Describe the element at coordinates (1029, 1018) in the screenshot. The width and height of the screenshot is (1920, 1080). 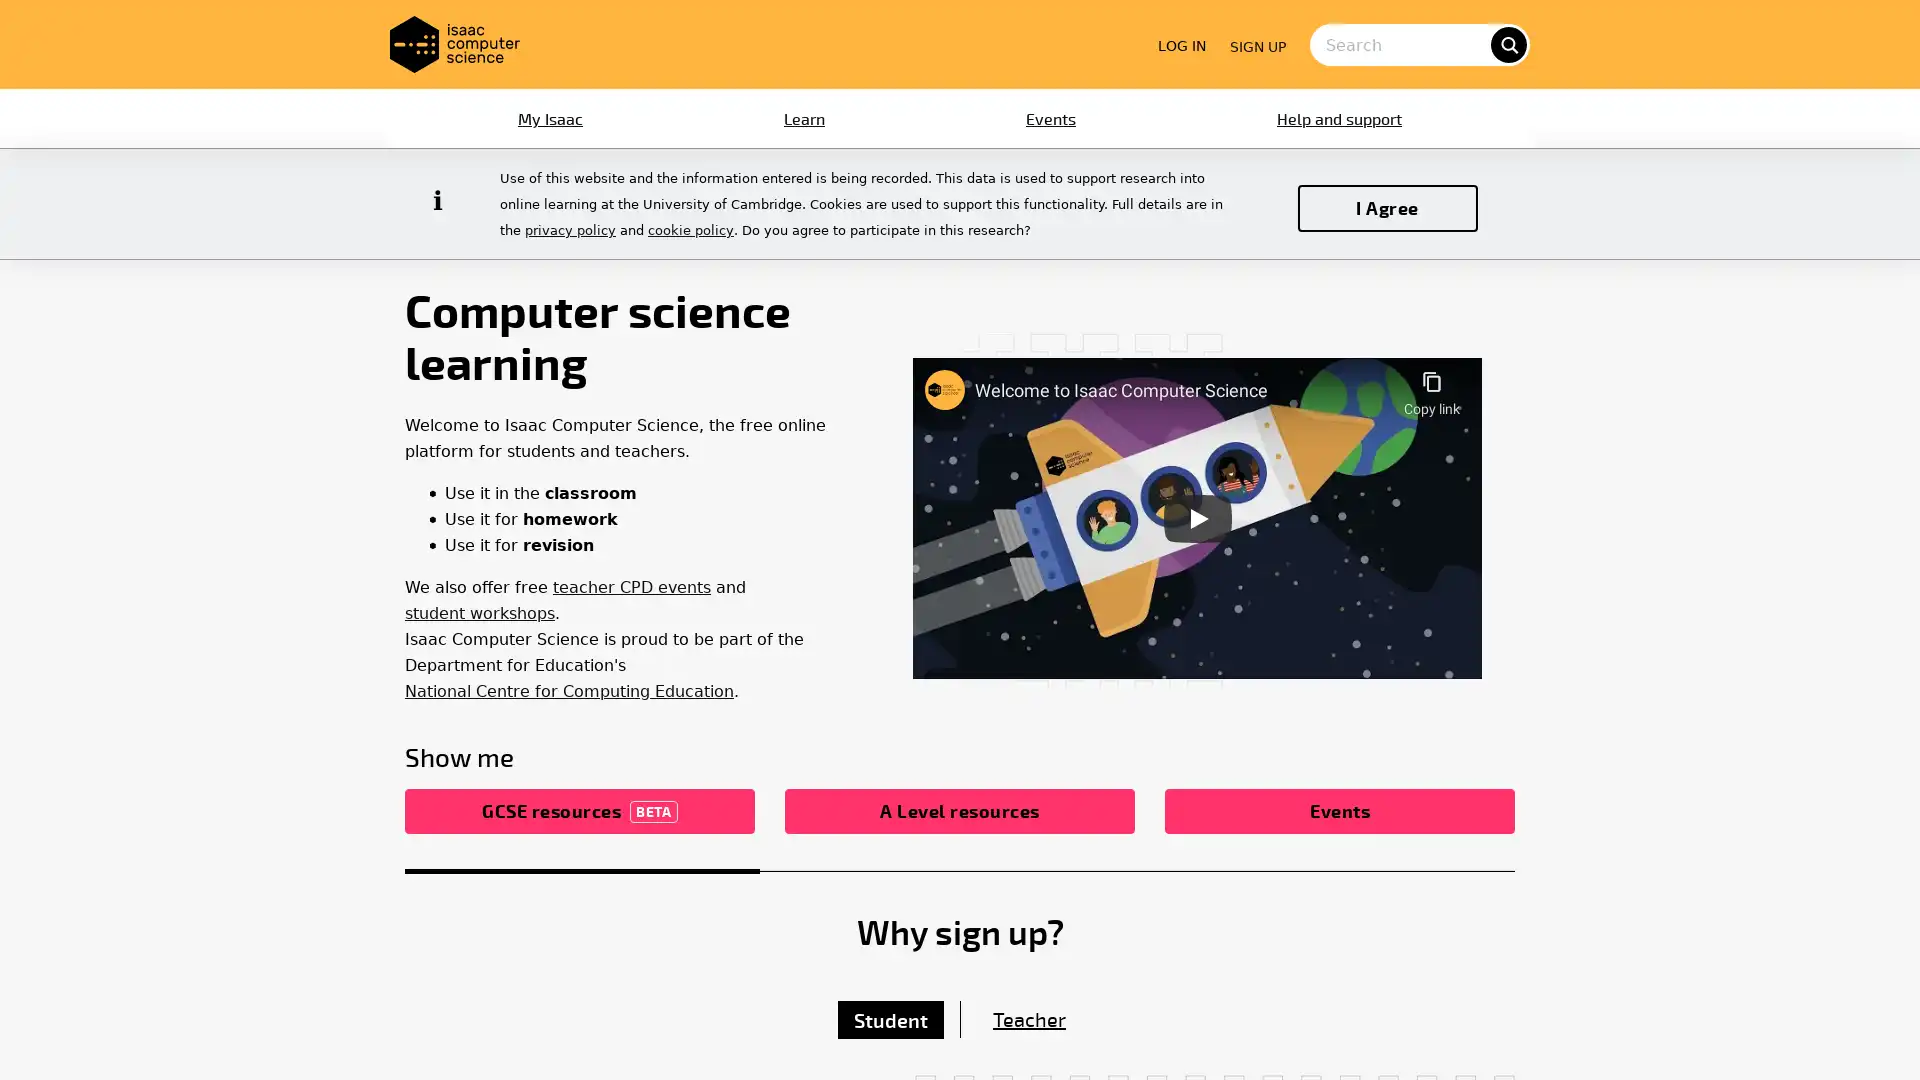
I see `Teacher` at that location.